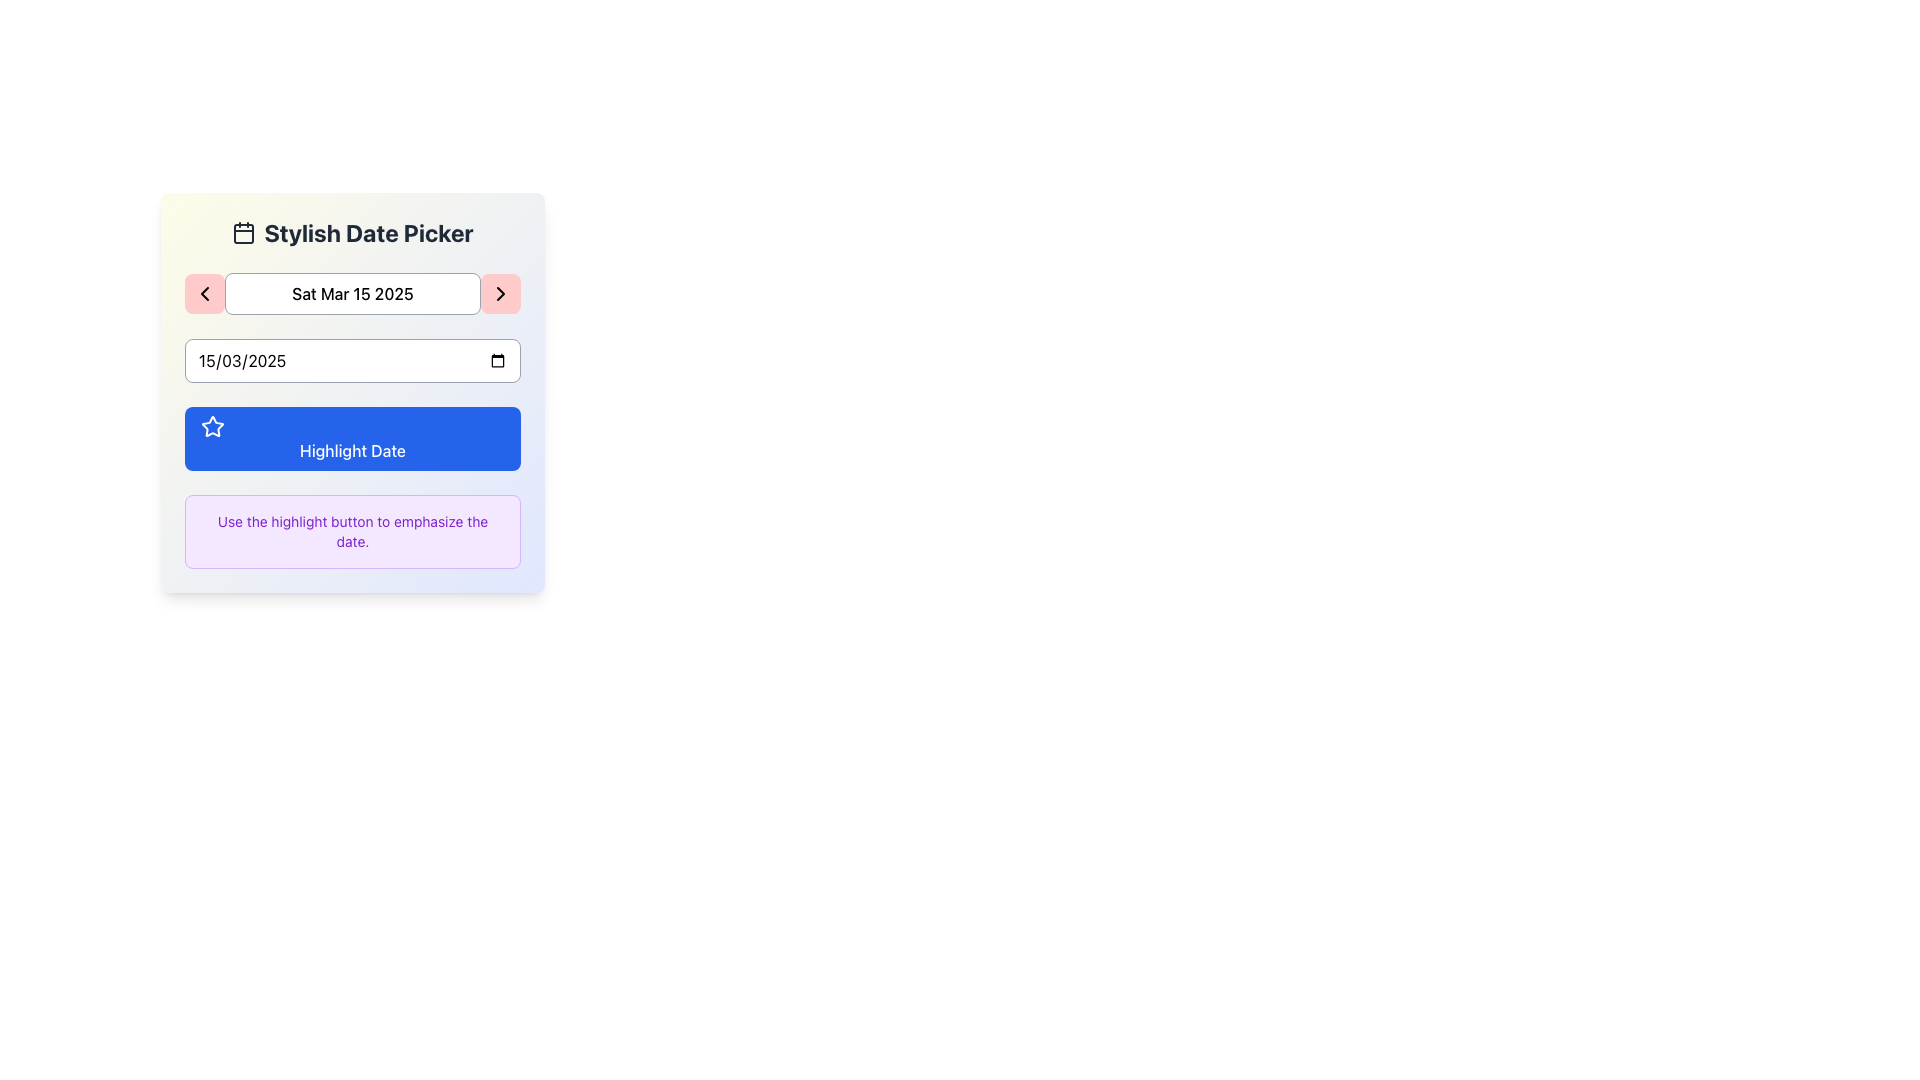 The width and height of the screenshot is (1920, 1080). What do you see at coordinates (212, 426) in the screenshot?
I see `the appearance of the star icon located at the top-left corner of the 'Highlight Date' button, which is positioned centrally below the date input field` at bounding box center [212, 426].